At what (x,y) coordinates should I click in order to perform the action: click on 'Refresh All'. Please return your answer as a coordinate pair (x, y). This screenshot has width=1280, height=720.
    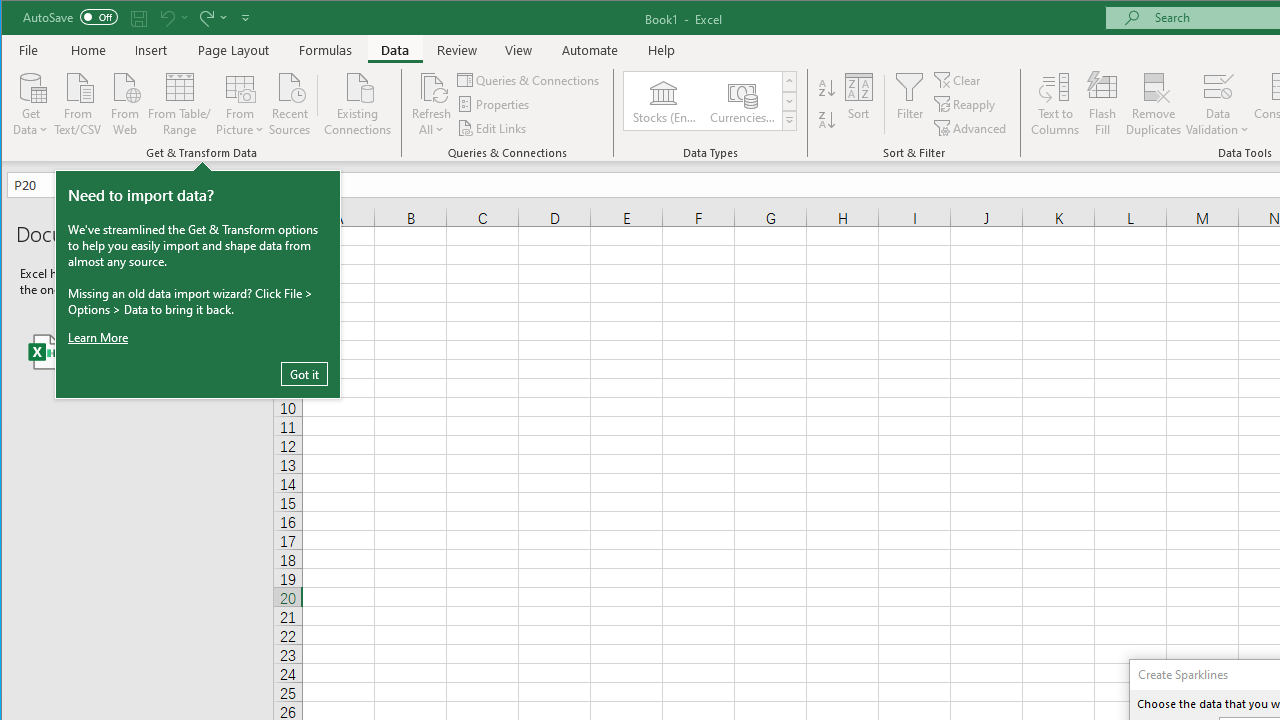
    Looking at the image, I should click on (431, 104).